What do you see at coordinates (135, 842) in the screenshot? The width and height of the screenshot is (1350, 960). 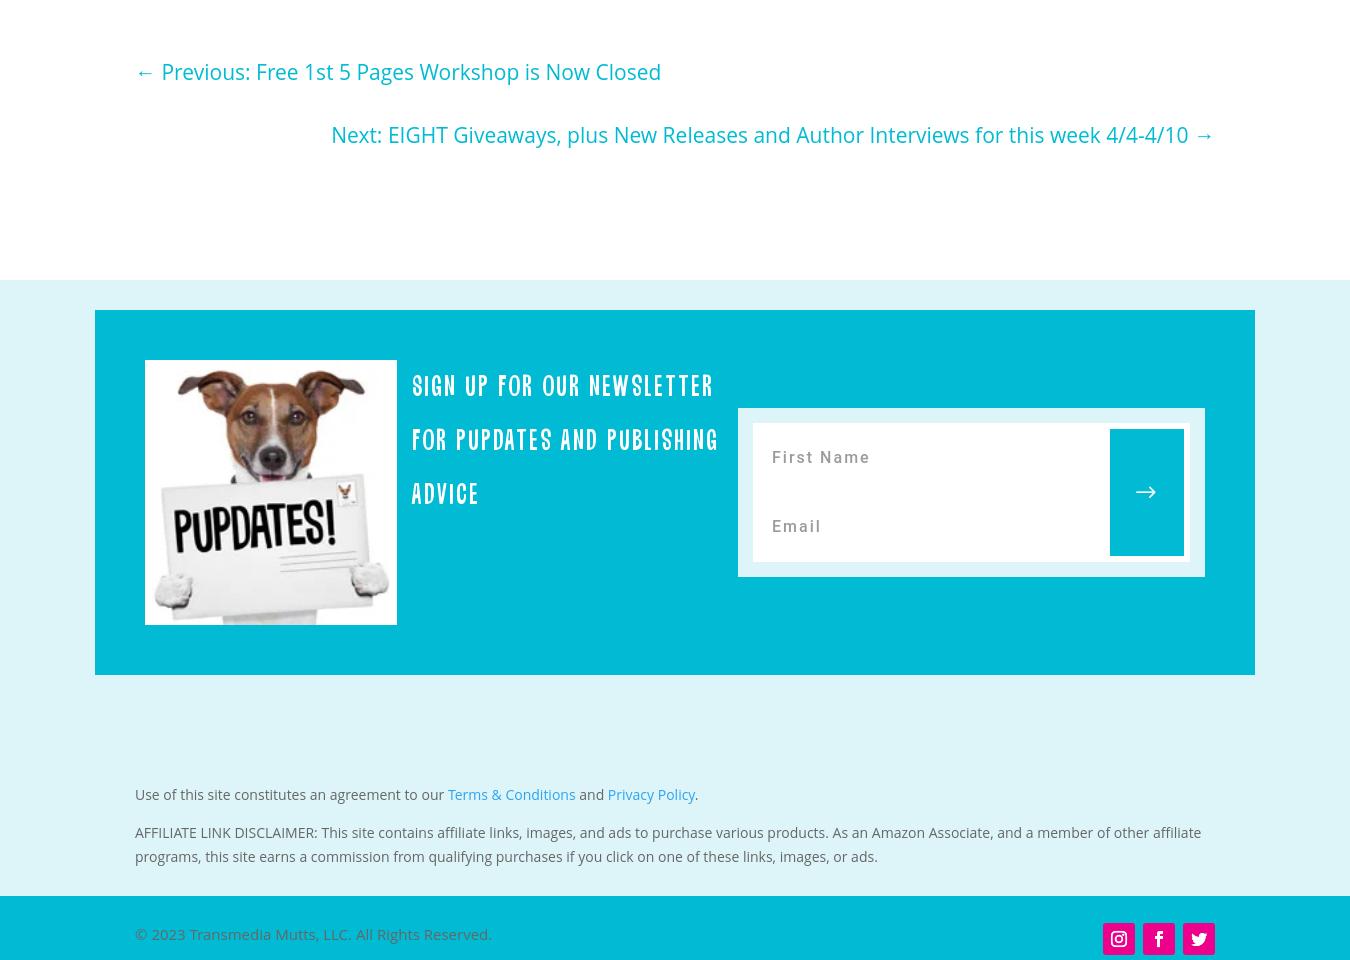 I see `'AFFILIATE LINK DISCLAIMER: This site contains affiliate links, images, and ads to purchase various products. As an Amazon Associate, and a member of other affiliate programs, this site earns a commission from qualifying purchases if you click on one of these links, images, or ads.'` at bounding box center [135, 842].